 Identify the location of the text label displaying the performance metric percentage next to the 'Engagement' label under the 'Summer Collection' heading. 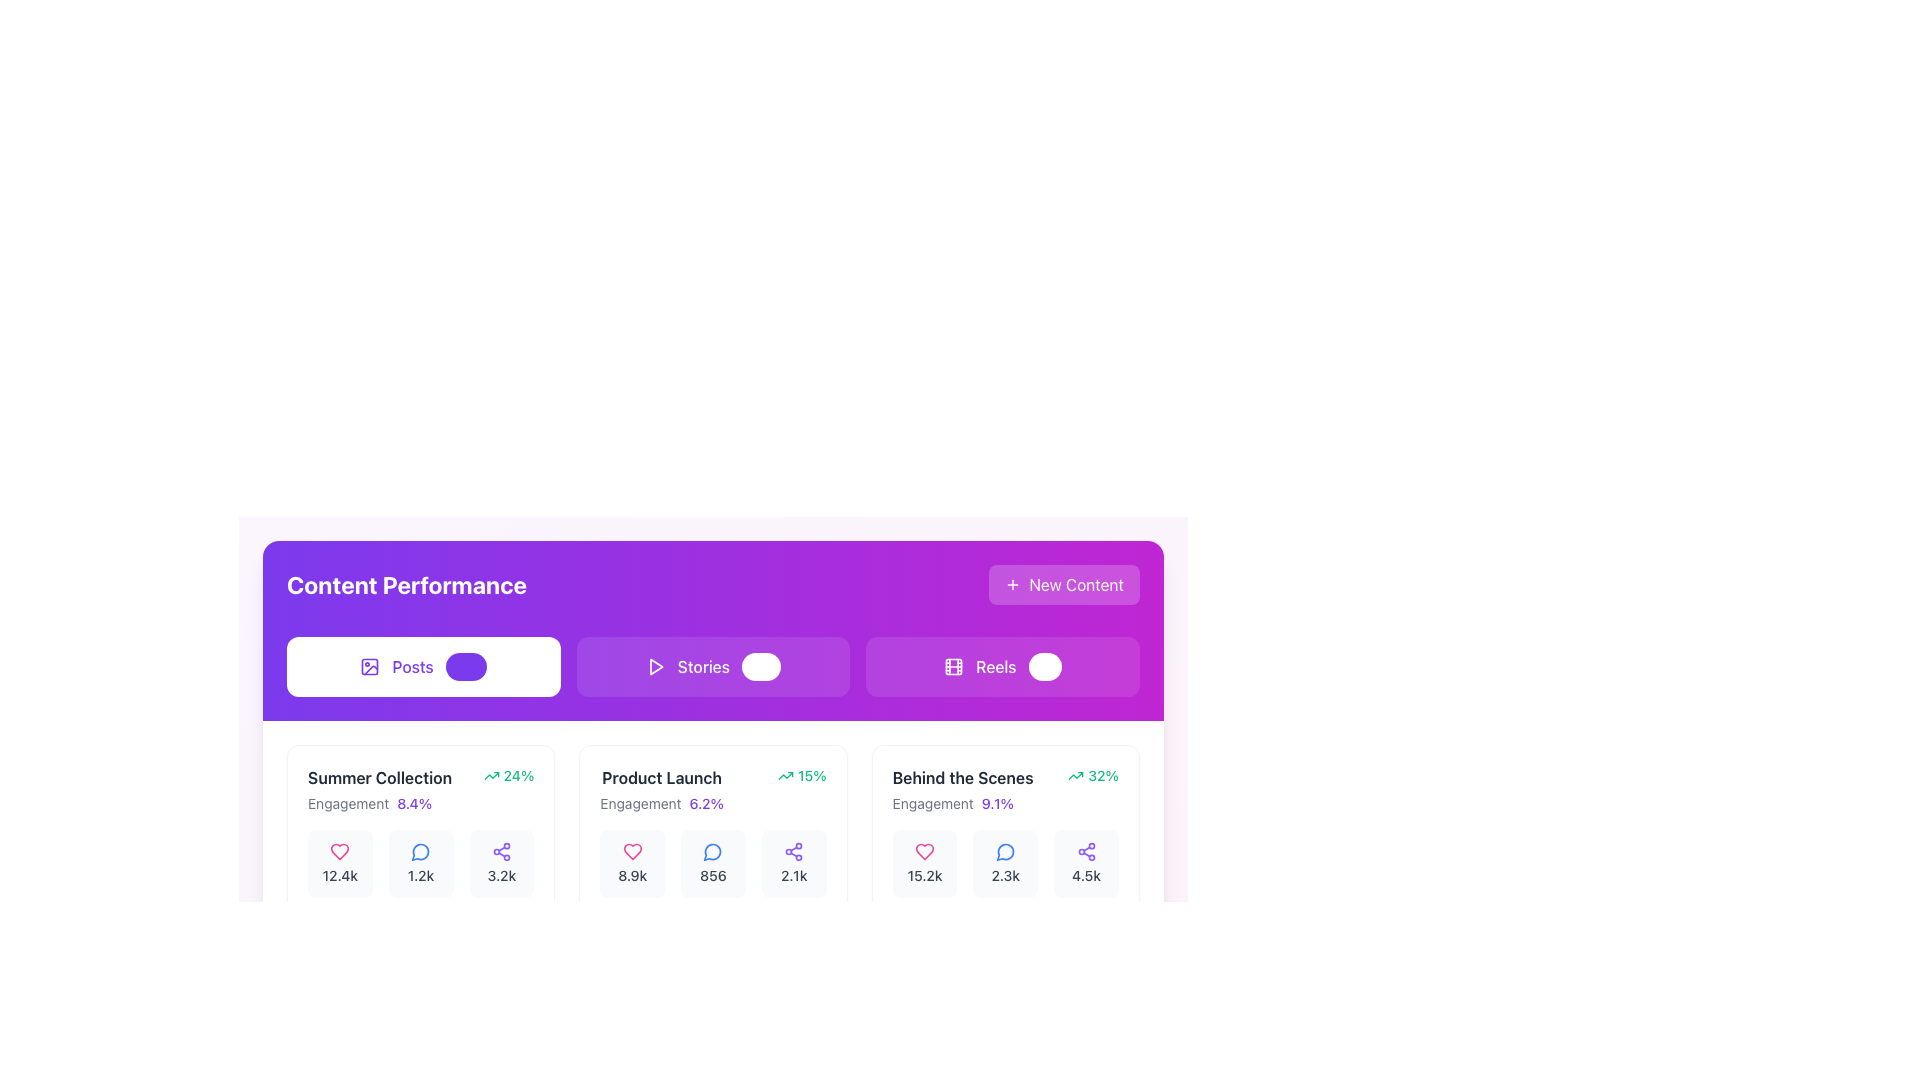
(413, 802).